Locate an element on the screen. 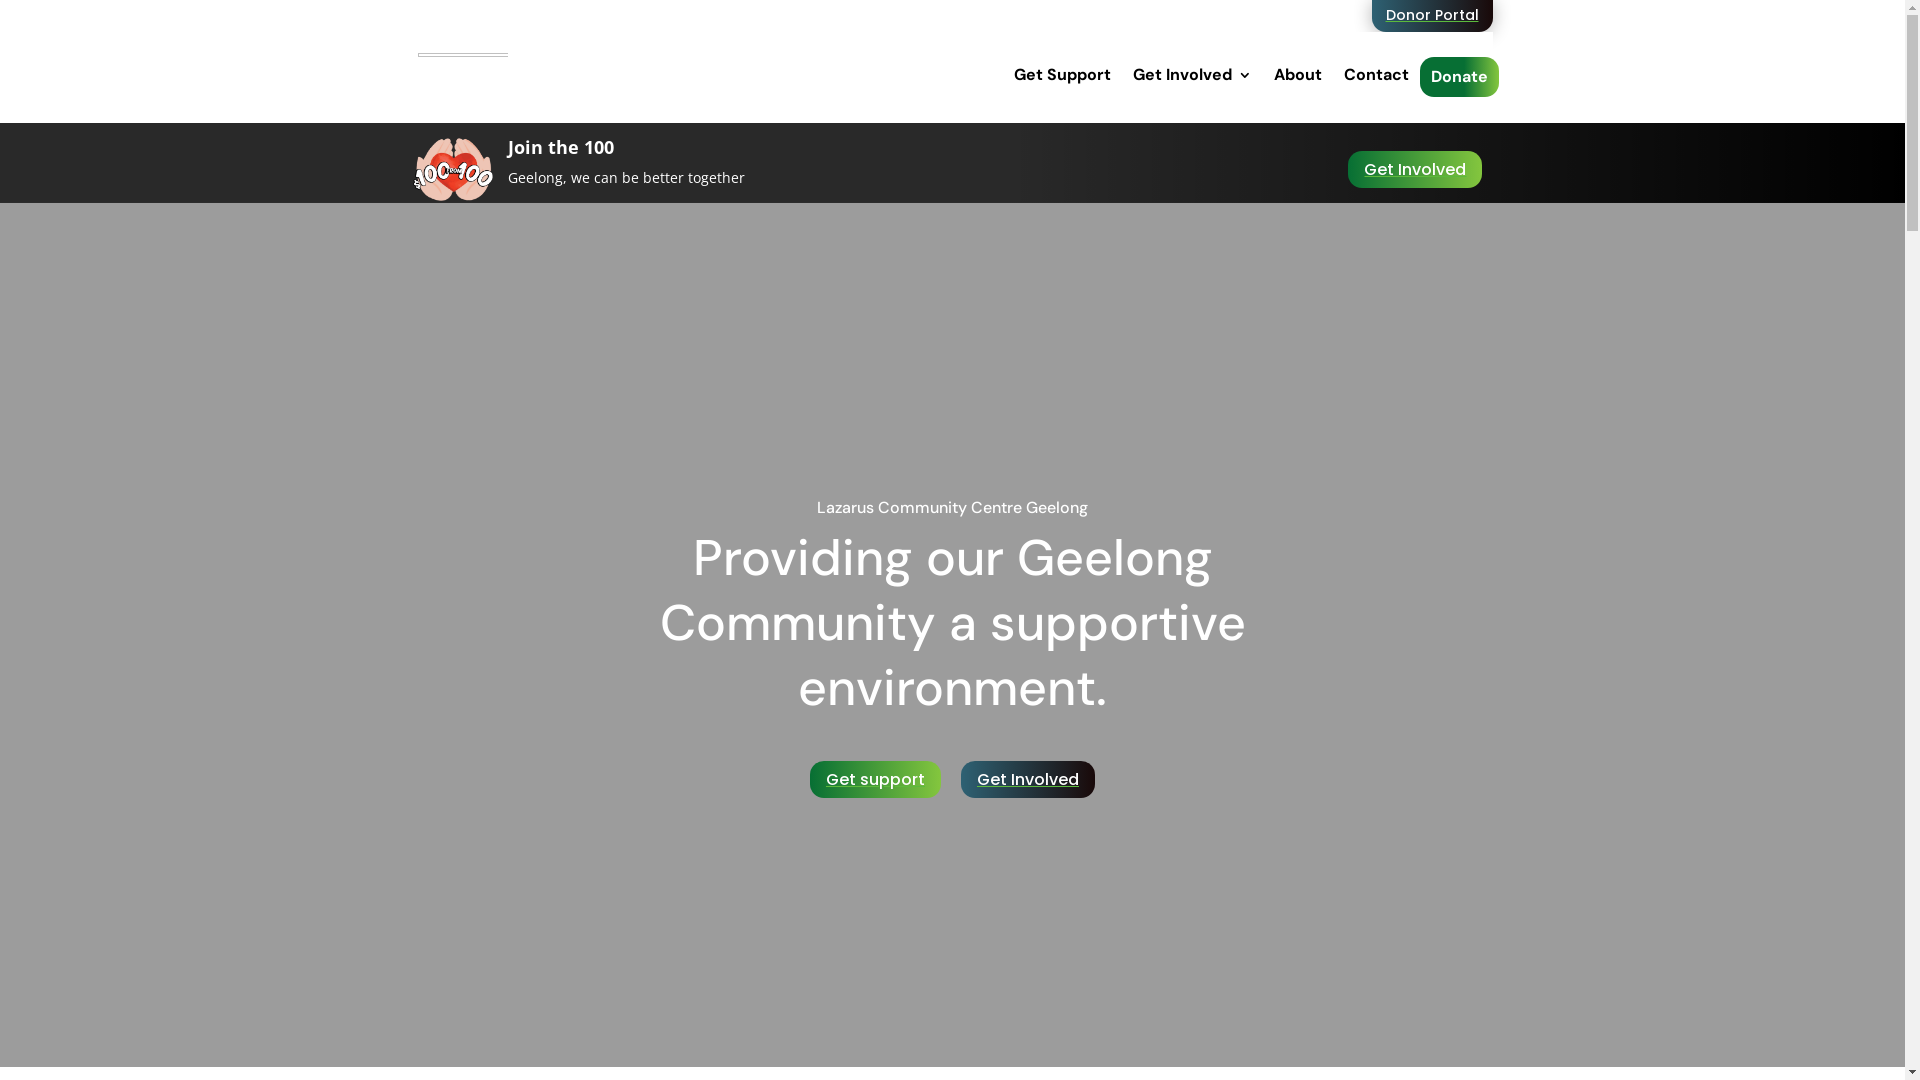 Image resolution: width=1920 pixels, height=1080 pixels. 'Get support' is located at coordinates (875, 778).